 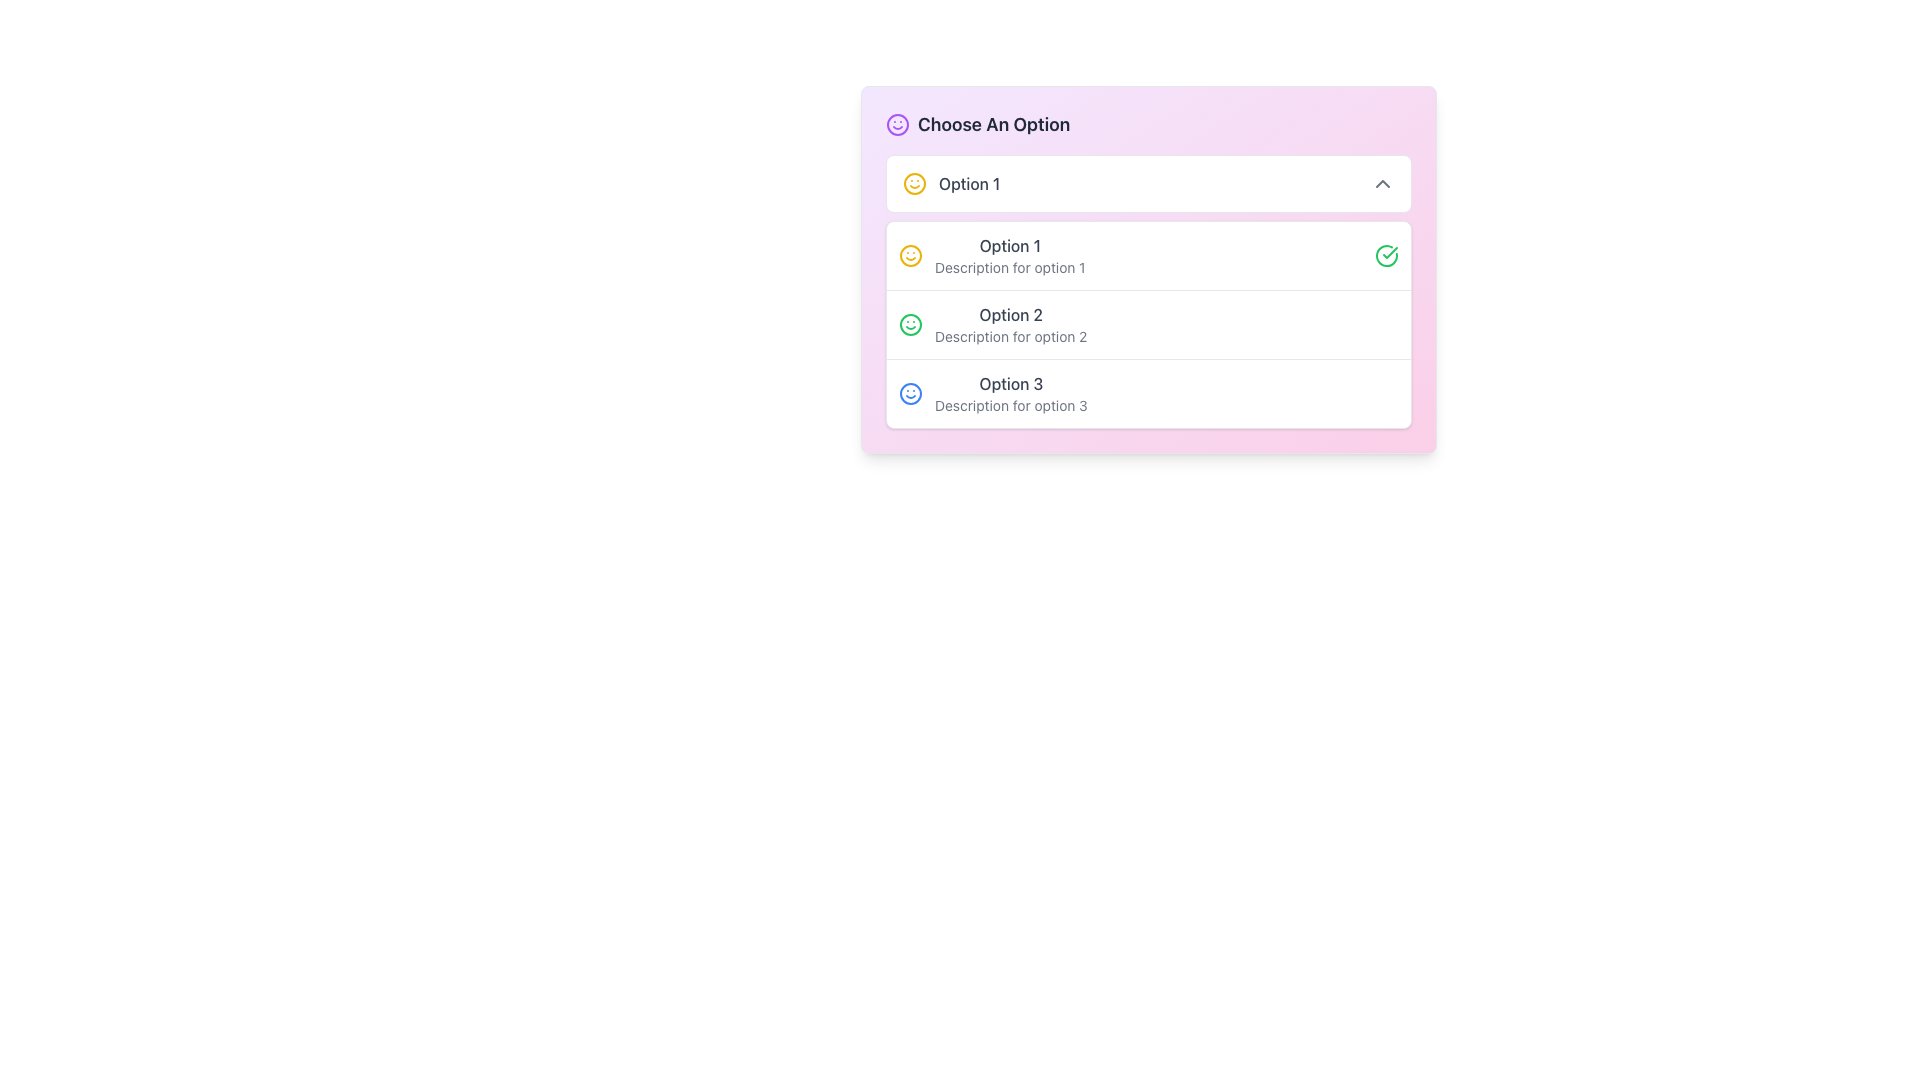 I want to click on the circular SVG element that forms the boundary of the yellow smiley icon, located at the center of the icon, so click(x=914, y=184).